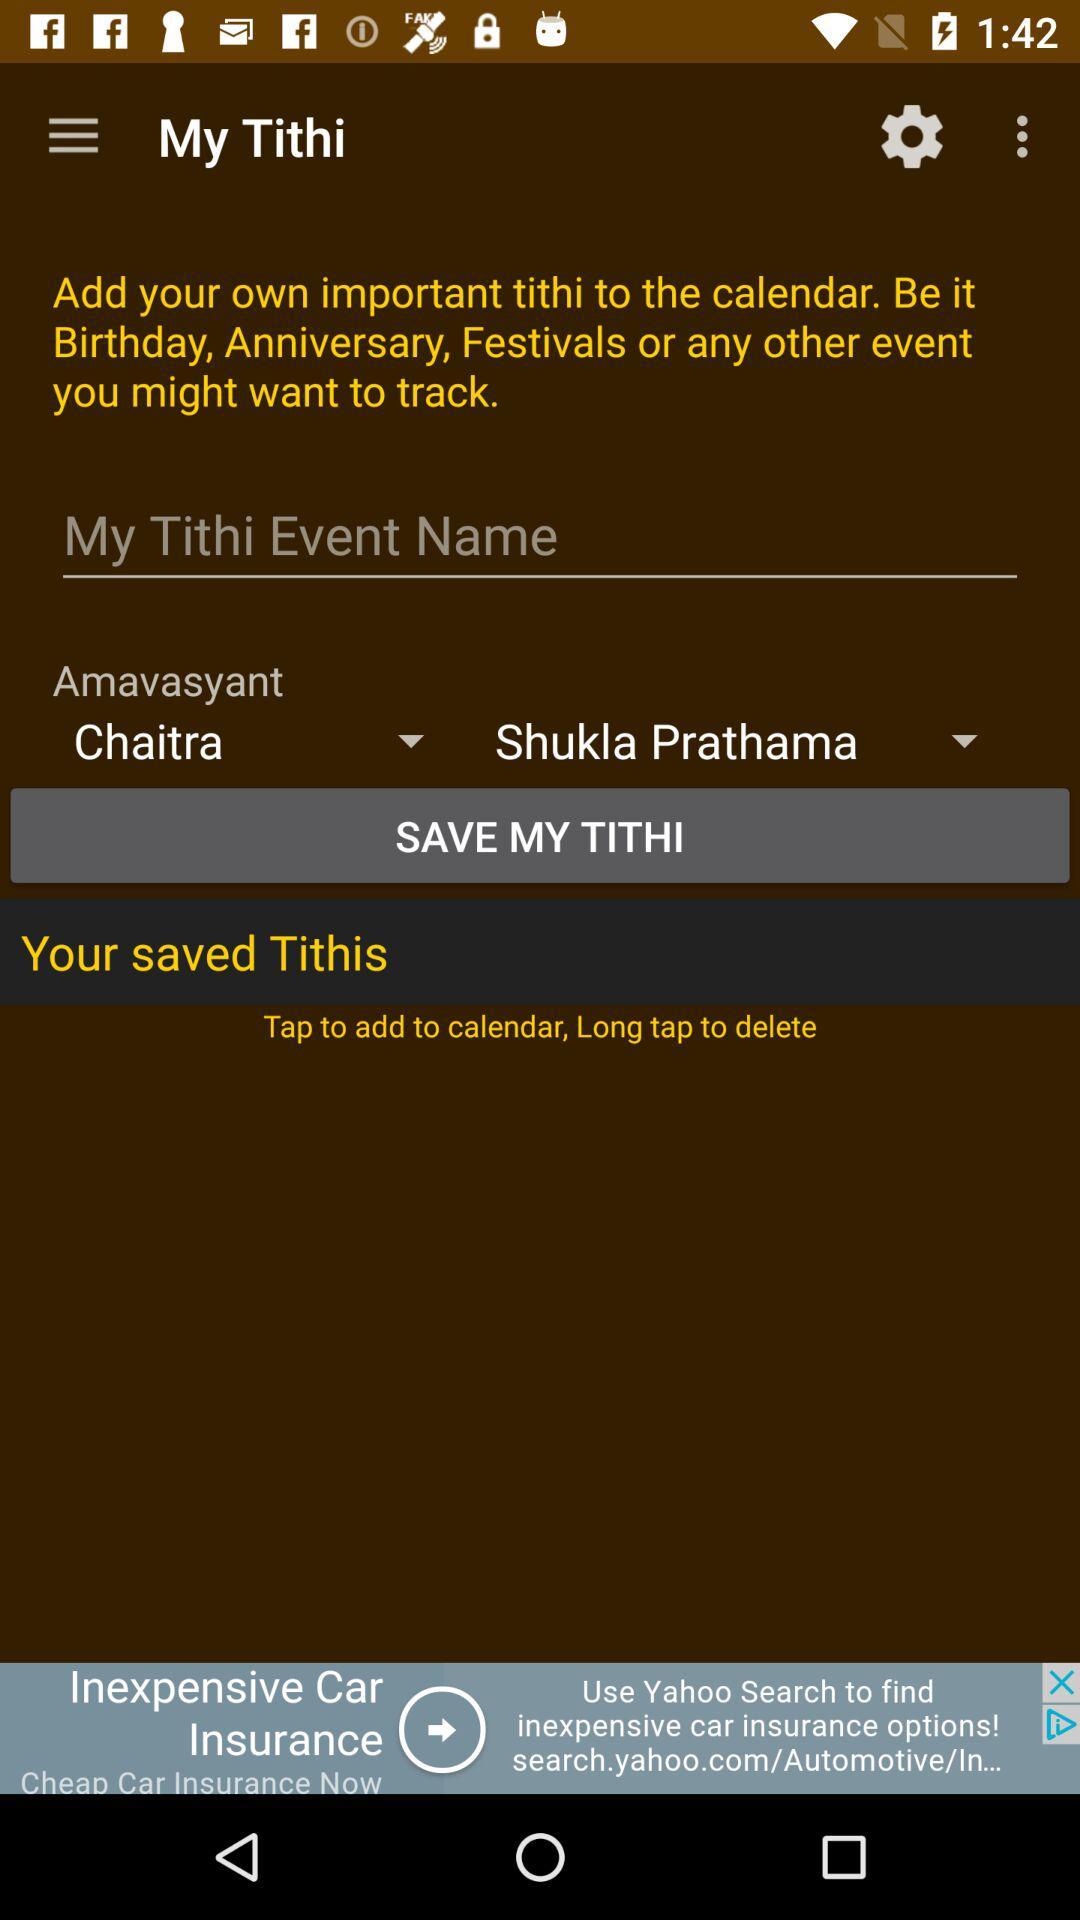 Image resolution: width=1080 pixels, height=1920 pixels. What do you see at coordinates (540, 1727) in the screenshot?
I see `advertisement link` at bounding box center [540, 1727].